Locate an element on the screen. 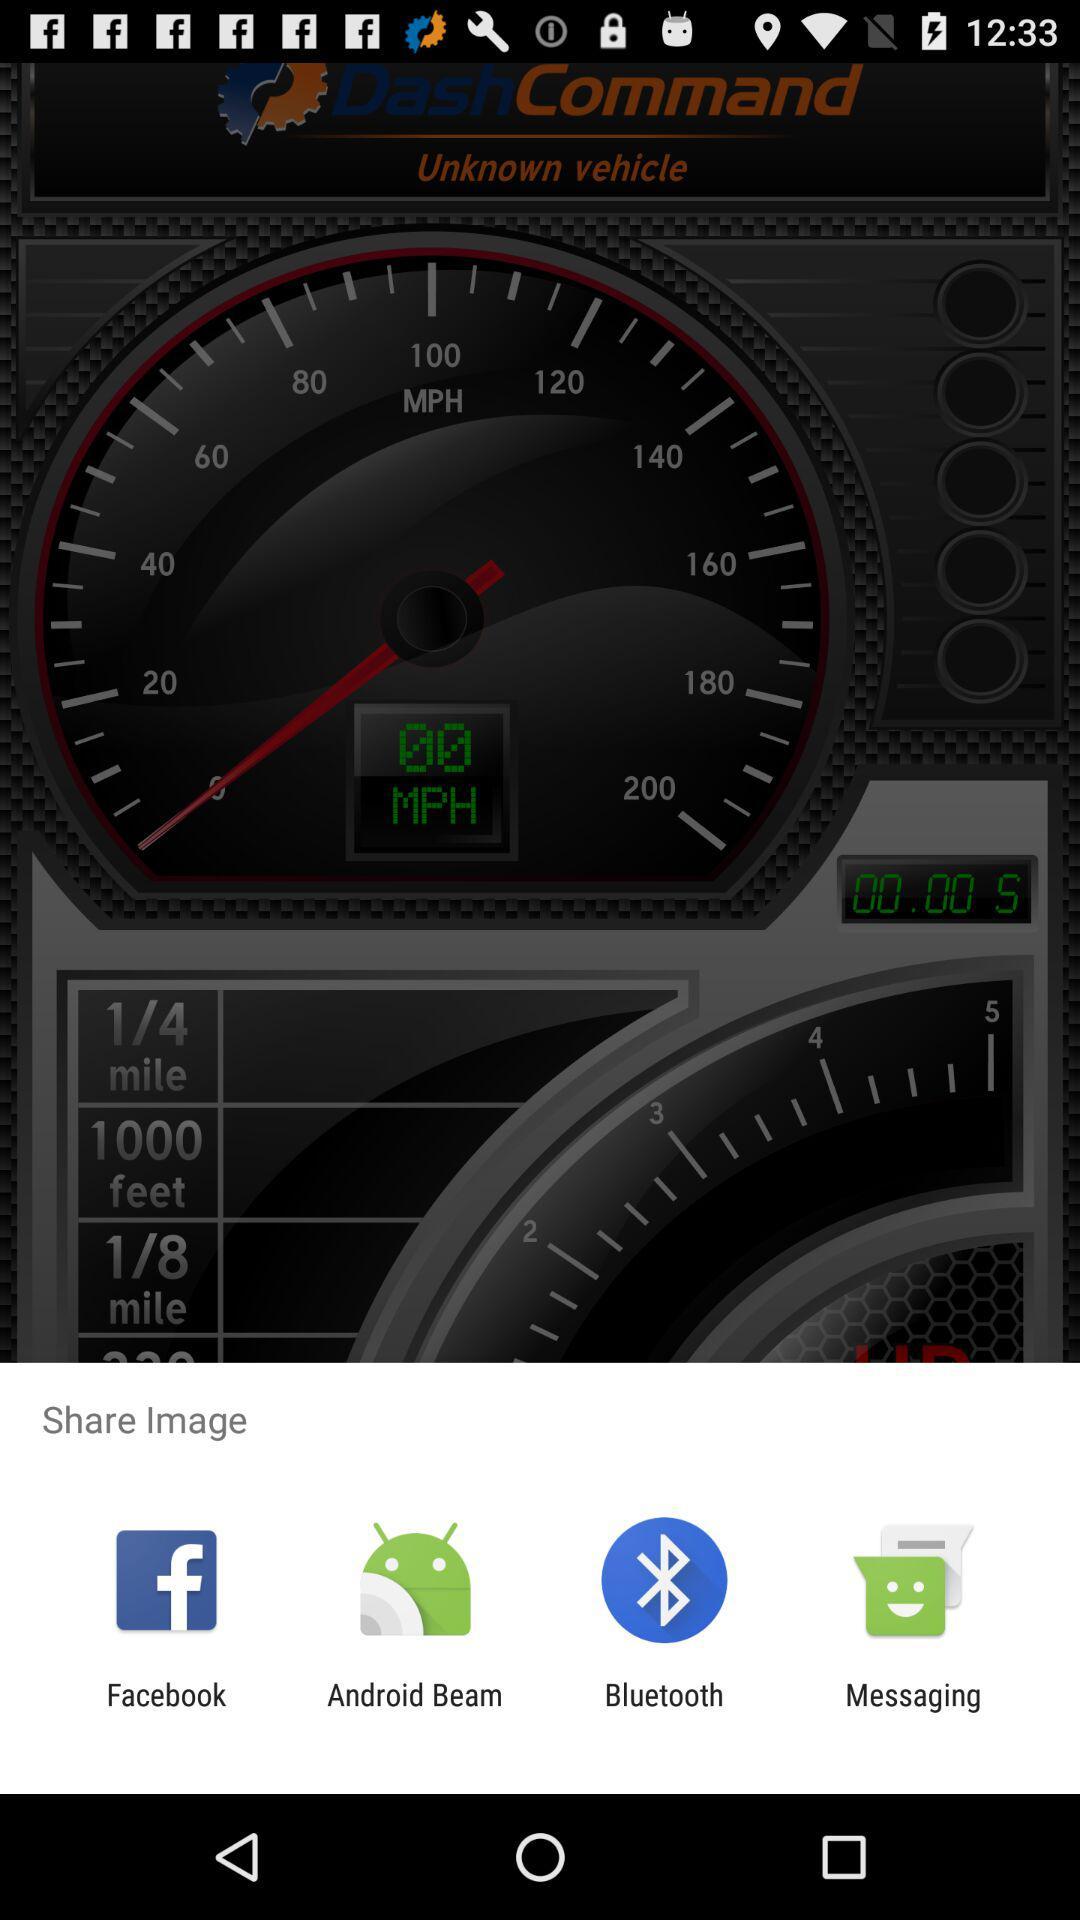 The image size is (1080, 1920). the facebook app is located at coordinates (165, 1711).